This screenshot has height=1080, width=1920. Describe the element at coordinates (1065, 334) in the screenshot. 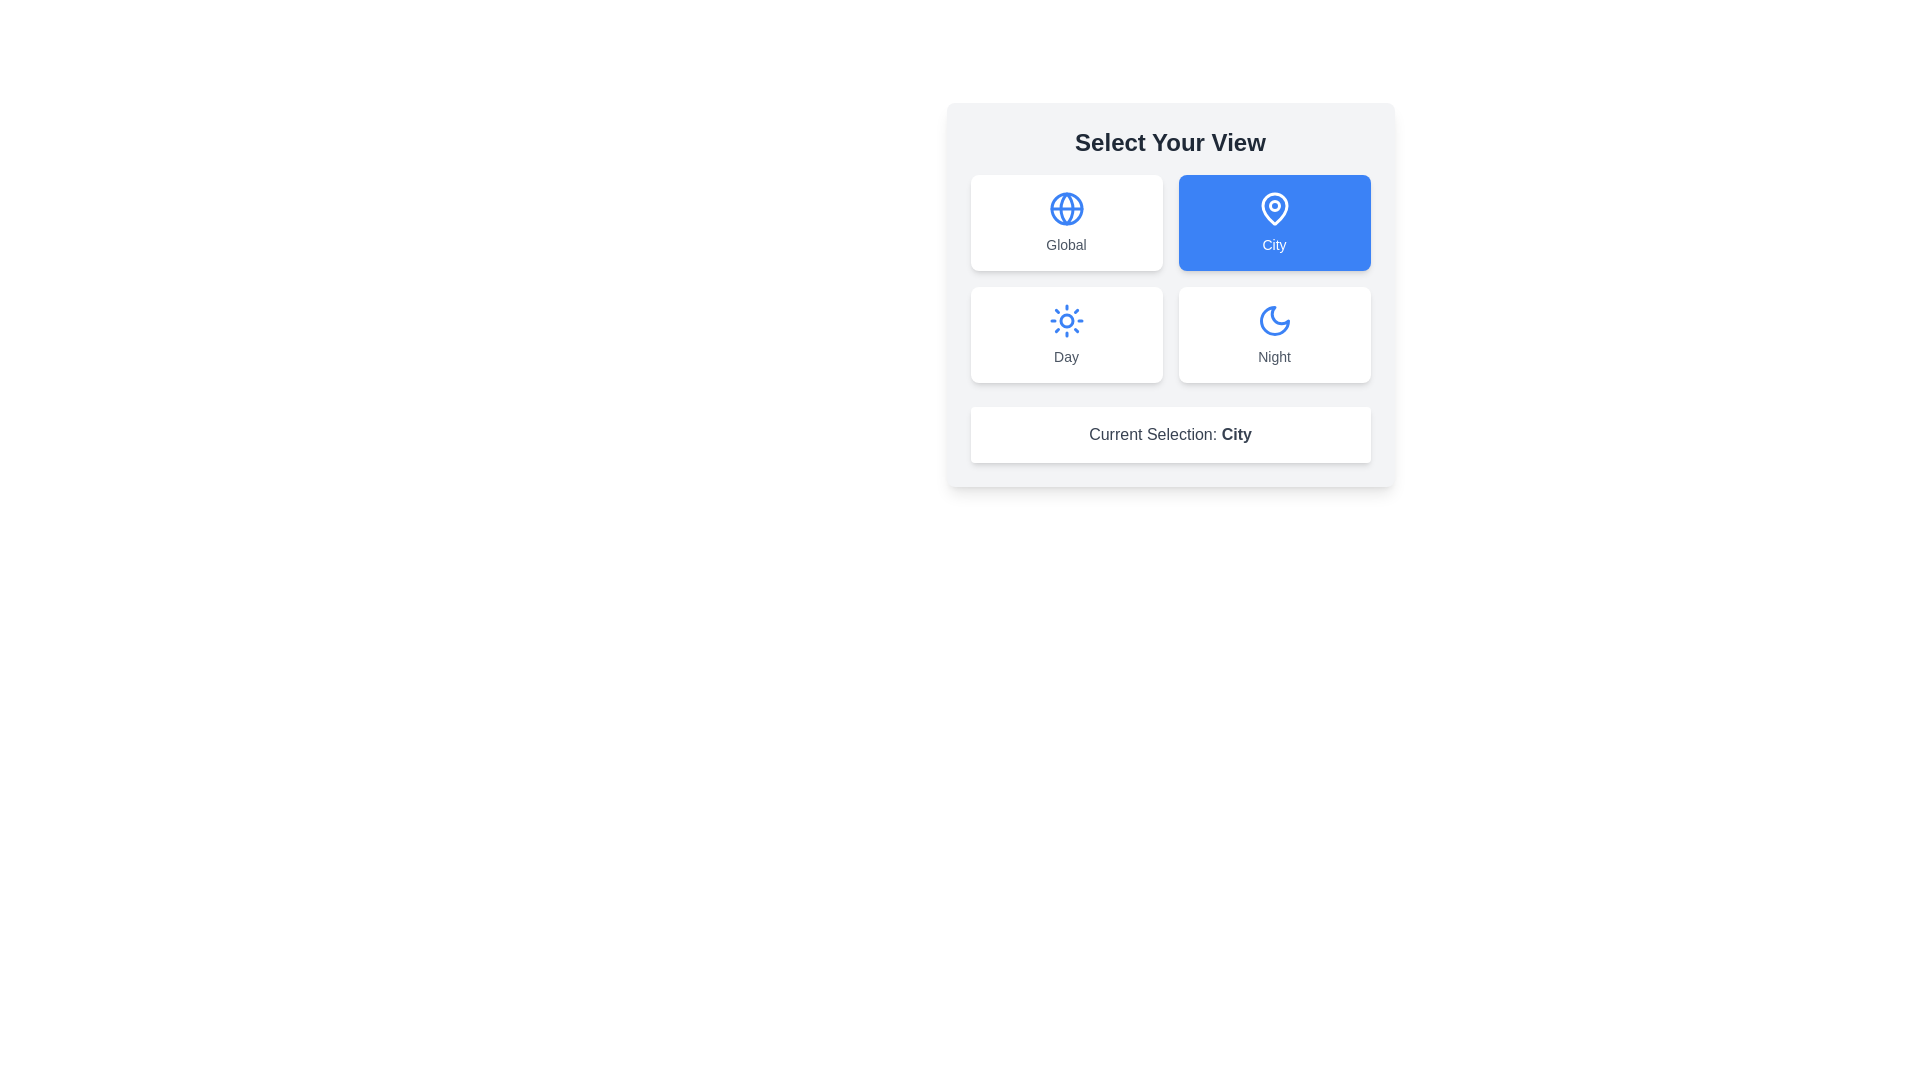

I see `the 'Day' view selection button` at that location.